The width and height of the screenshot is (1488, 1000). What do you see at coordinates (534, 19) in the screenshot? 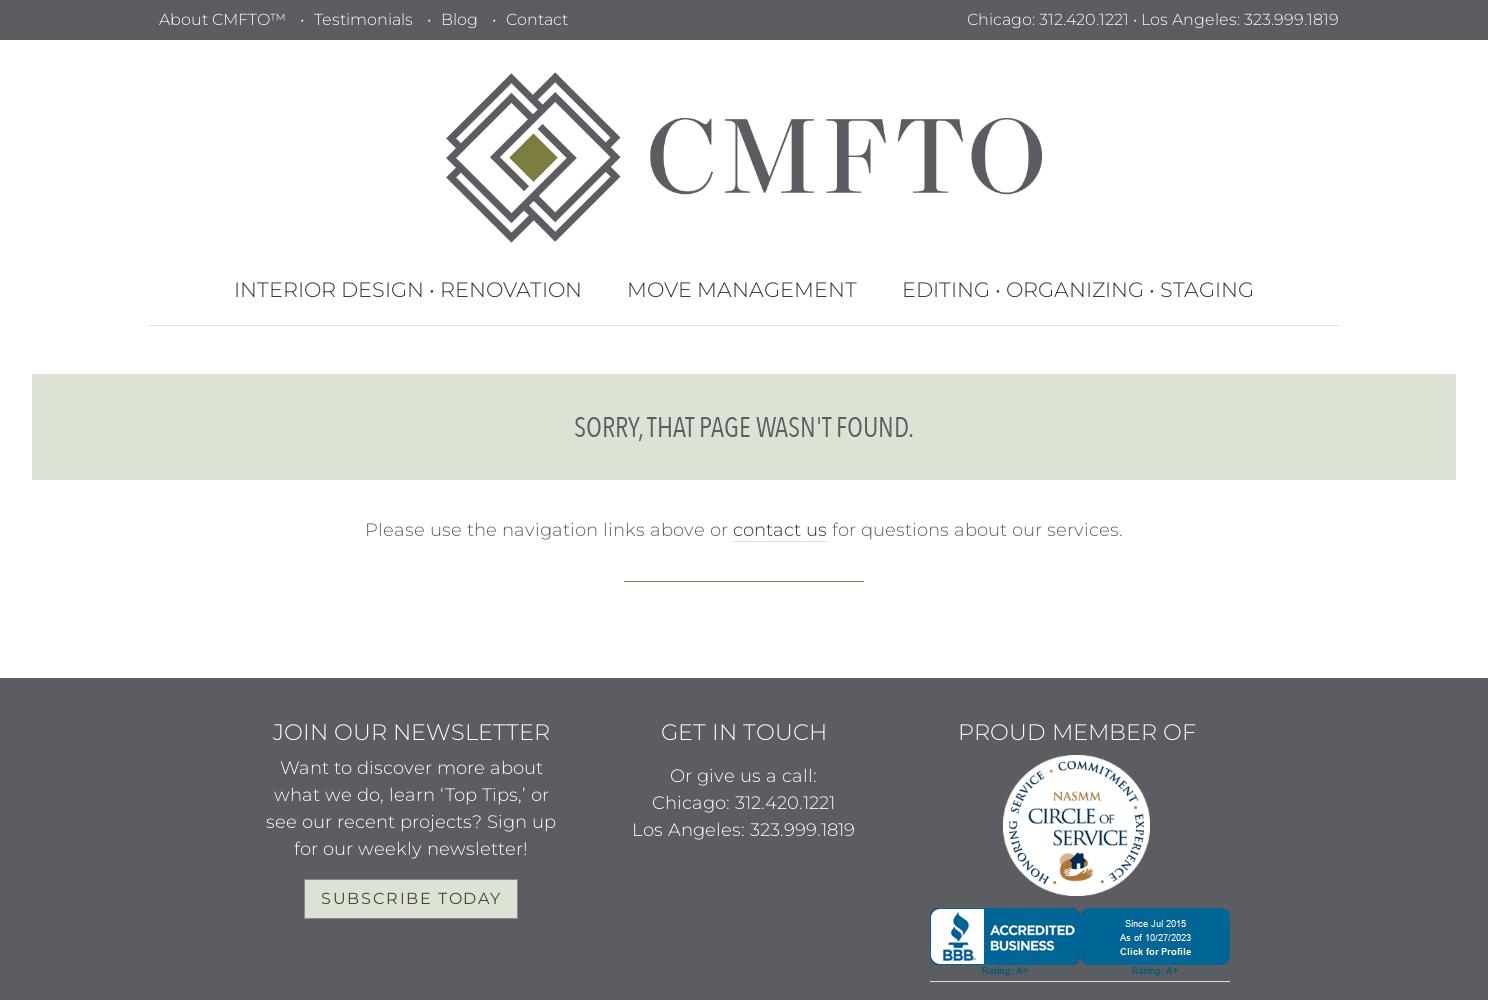
I see `'Contact'` at bounding box center [534, 19].